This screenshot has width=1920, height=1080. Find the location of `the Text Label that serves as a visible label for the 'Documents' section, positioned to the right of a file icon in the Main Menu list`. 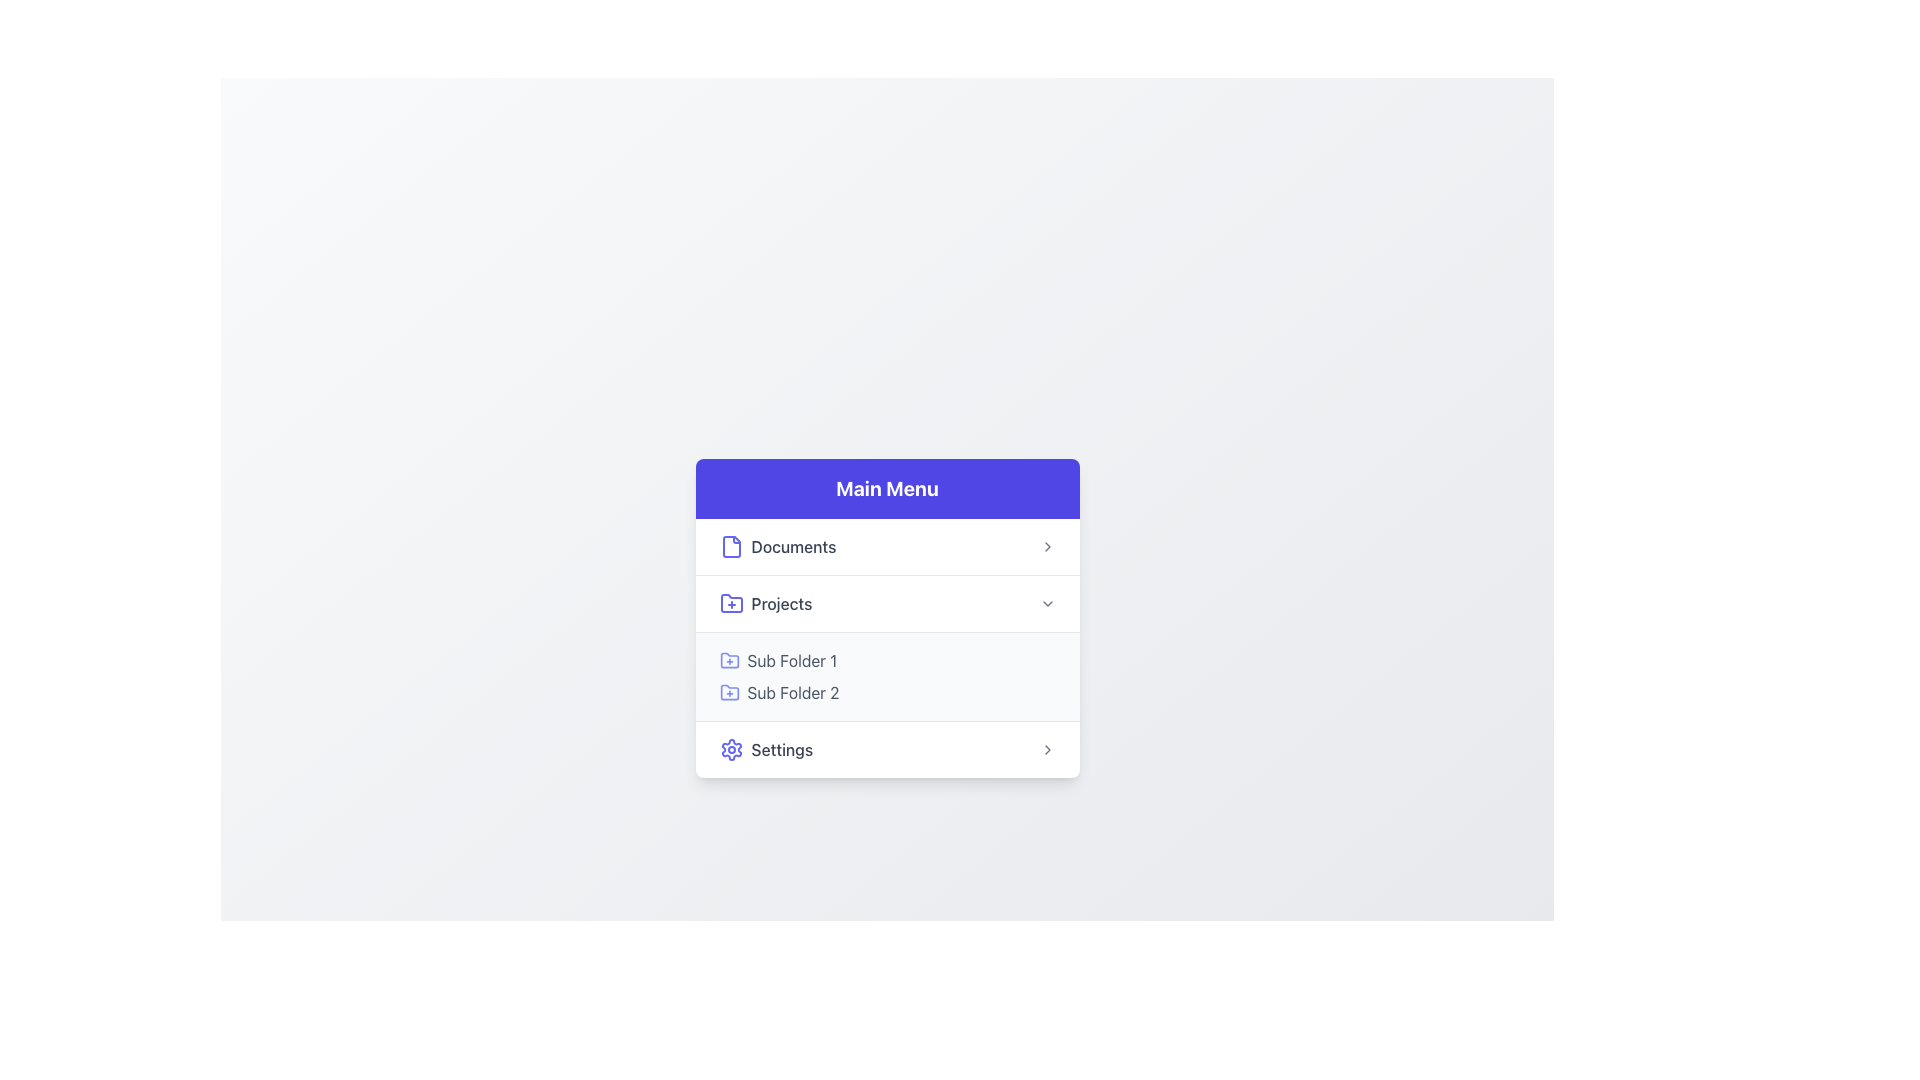

the Text Label that serves as a visible label for the 'Documents' section, positioned to the right of a file icon in the Main Menu list is located at coordinates (792, 546).